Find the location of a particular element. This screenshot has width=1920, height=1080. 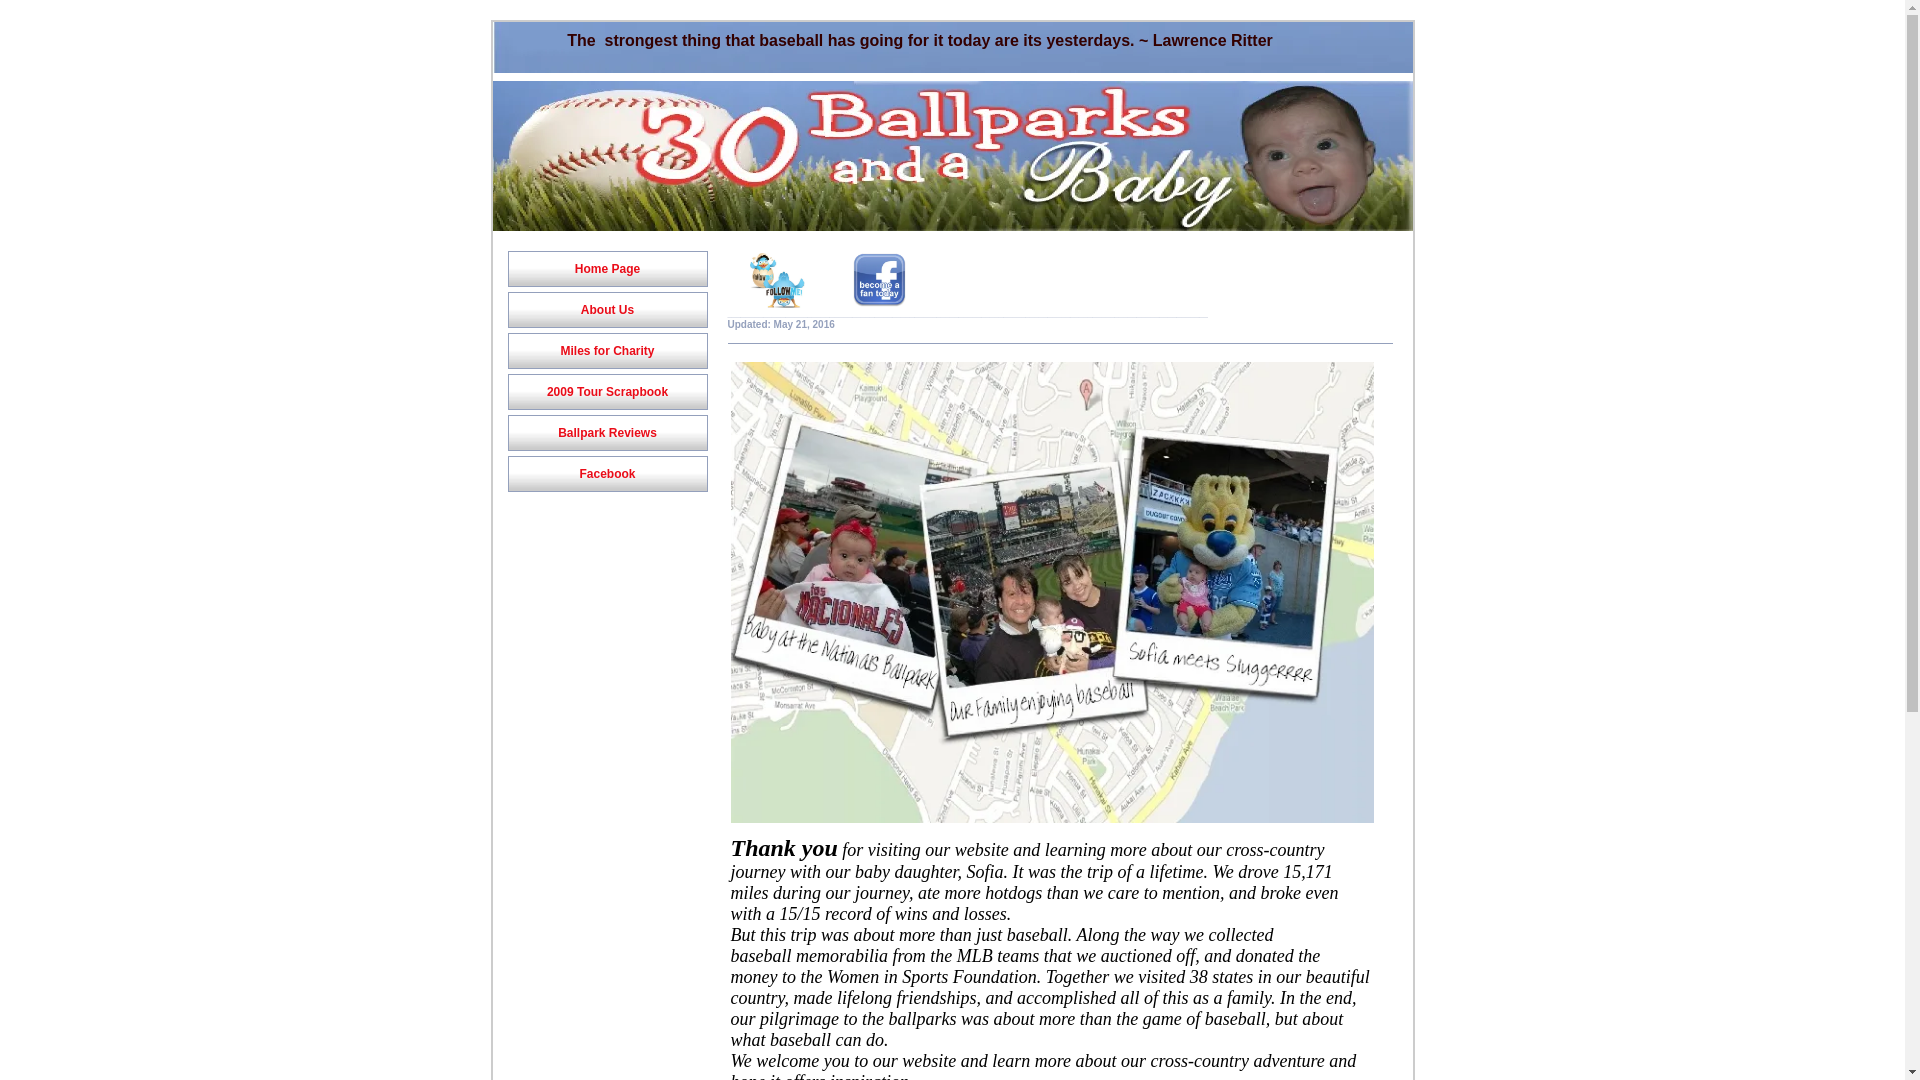

'About Us' is located at coordinates (605, 309).